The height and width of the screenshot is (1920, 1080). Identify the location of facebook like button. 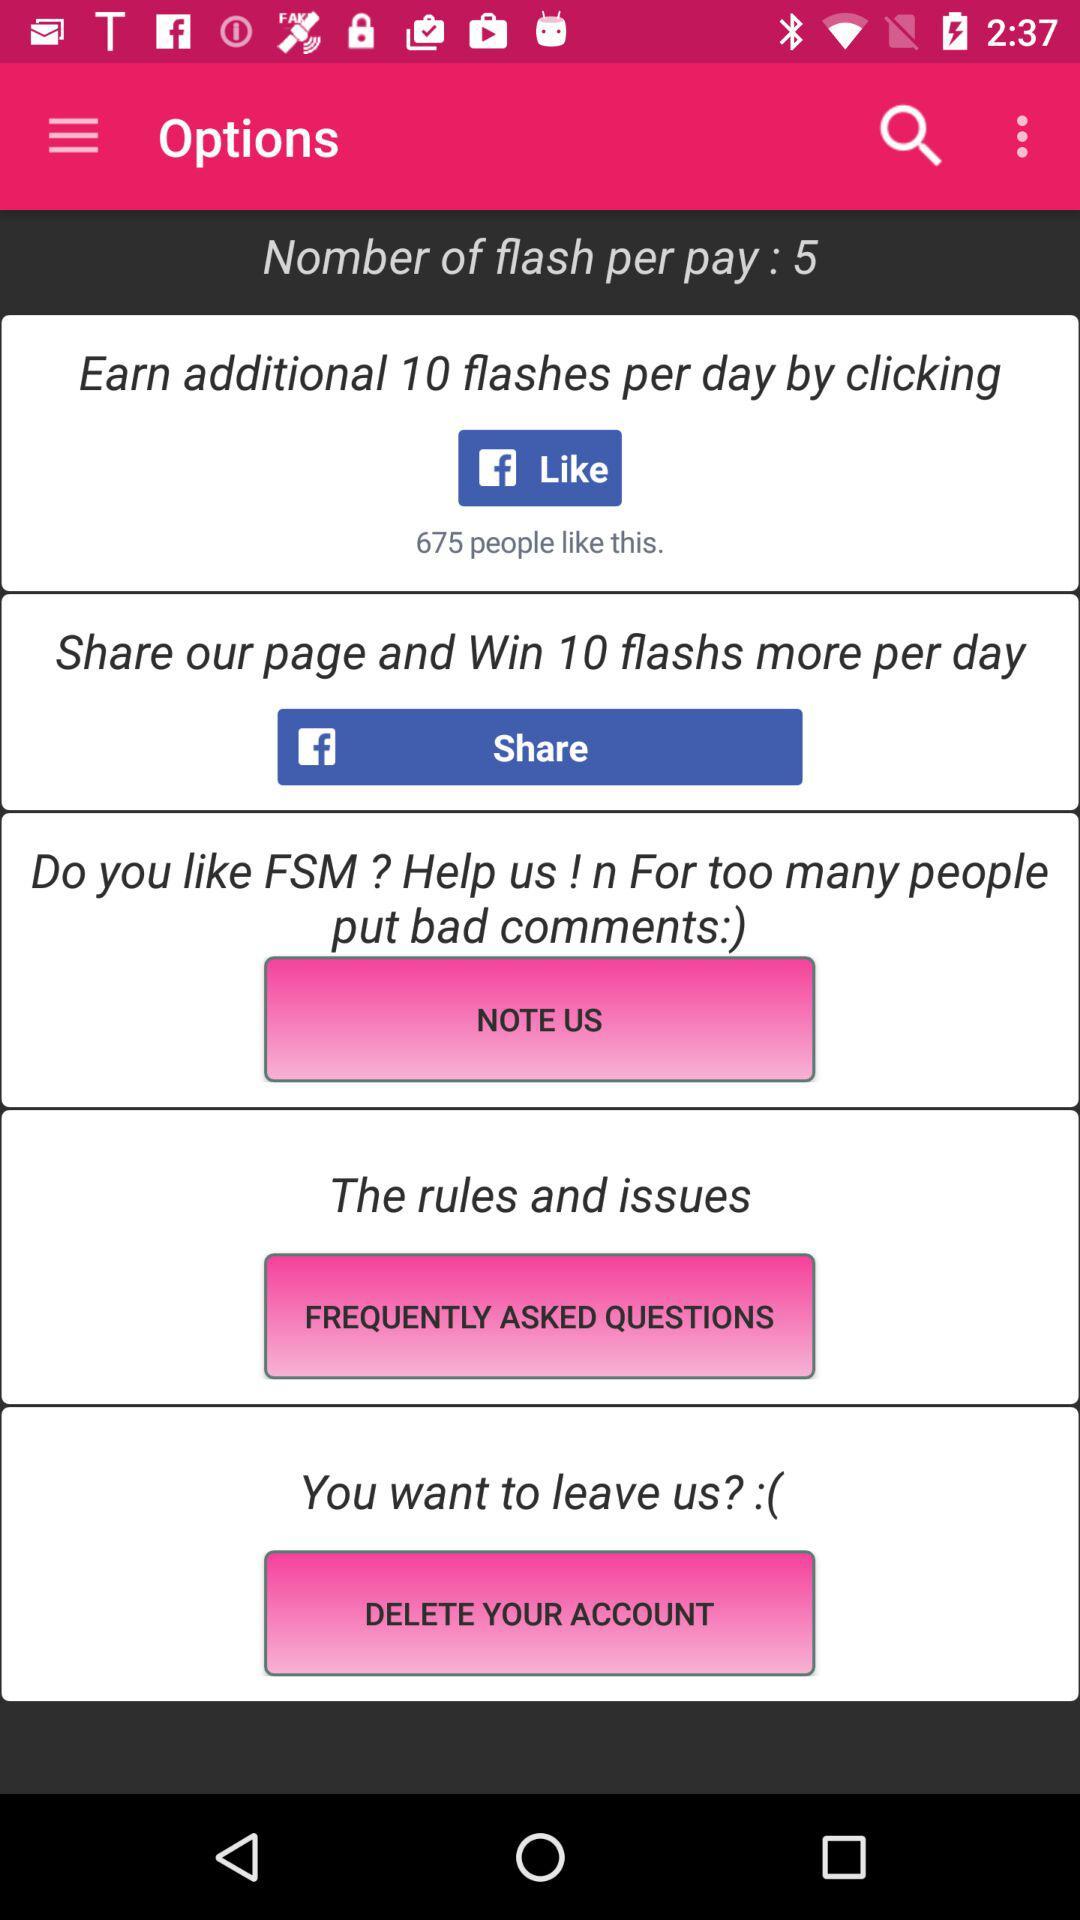
(540, 466).